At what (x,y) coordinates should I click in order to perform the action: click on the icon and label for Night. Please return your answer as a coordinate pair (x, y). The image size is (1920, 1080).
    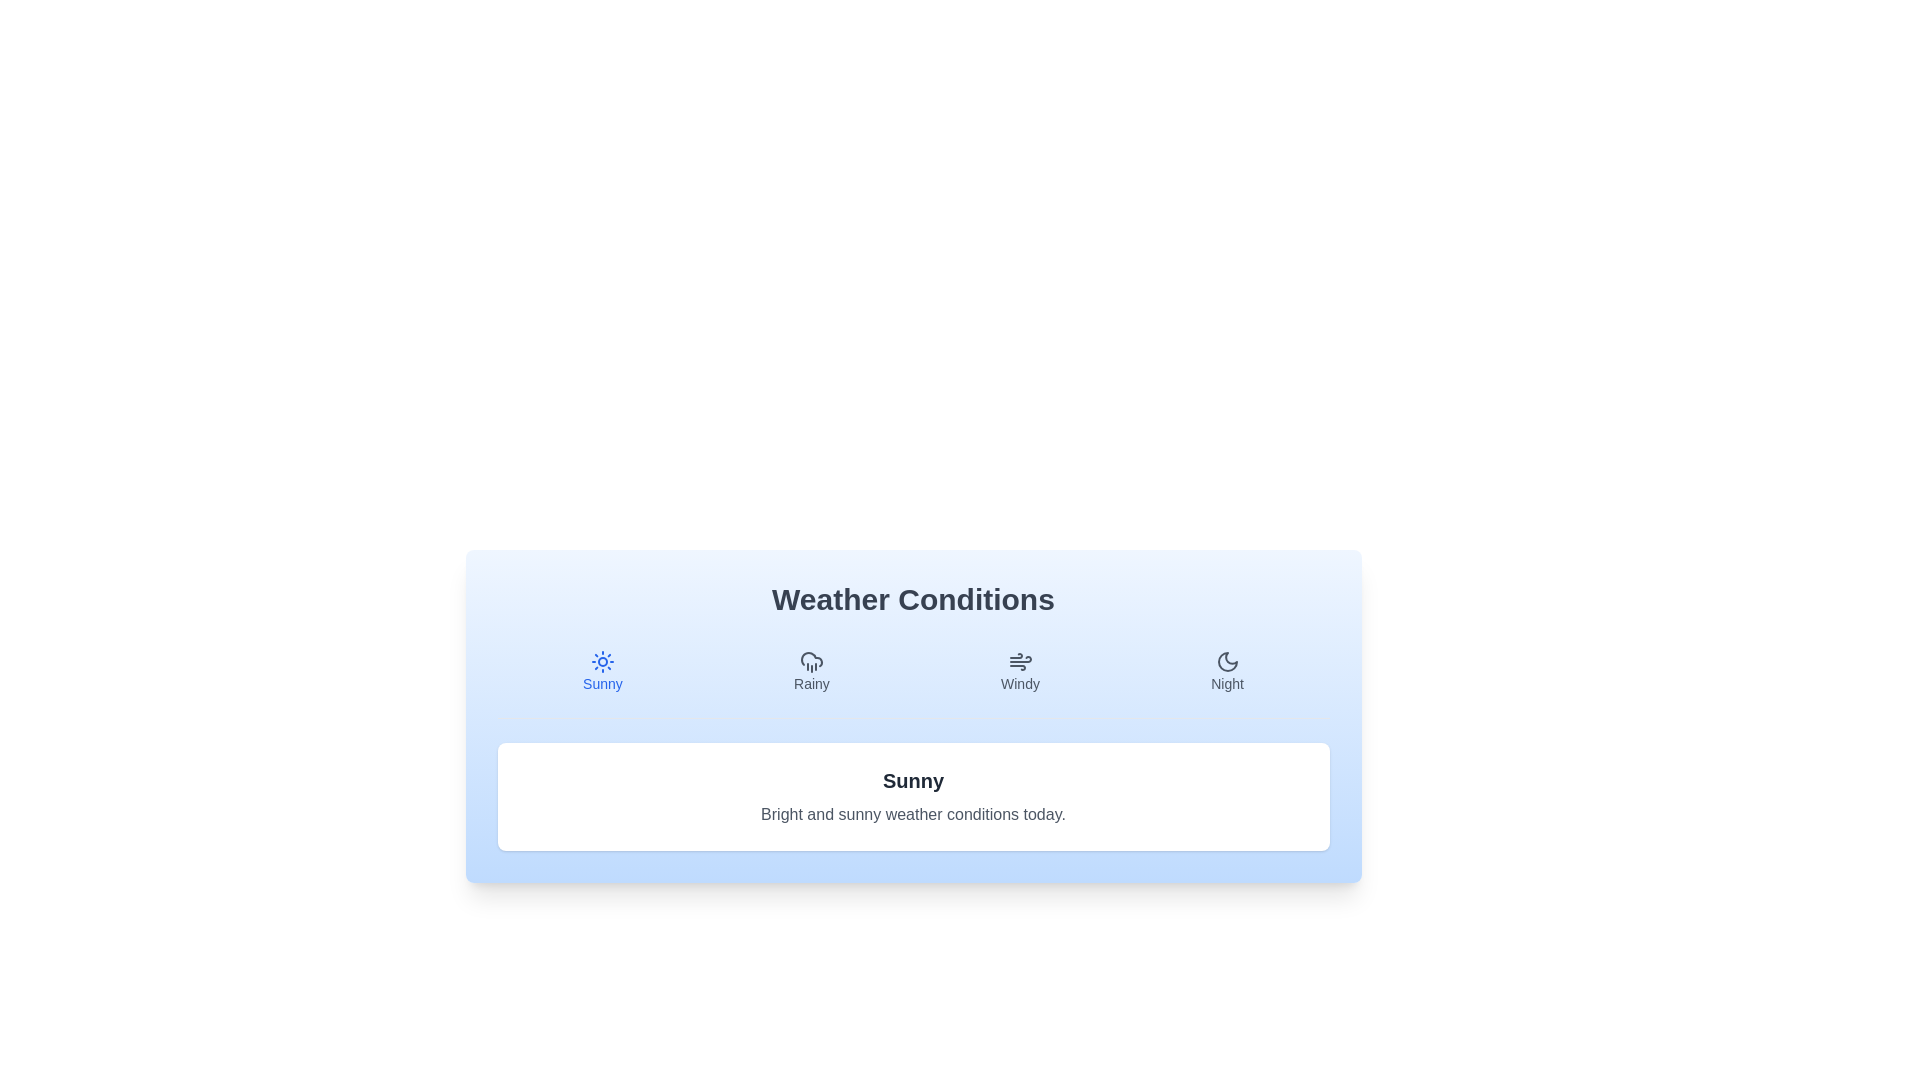
    Looking at the image, I should click on (1226, 671).